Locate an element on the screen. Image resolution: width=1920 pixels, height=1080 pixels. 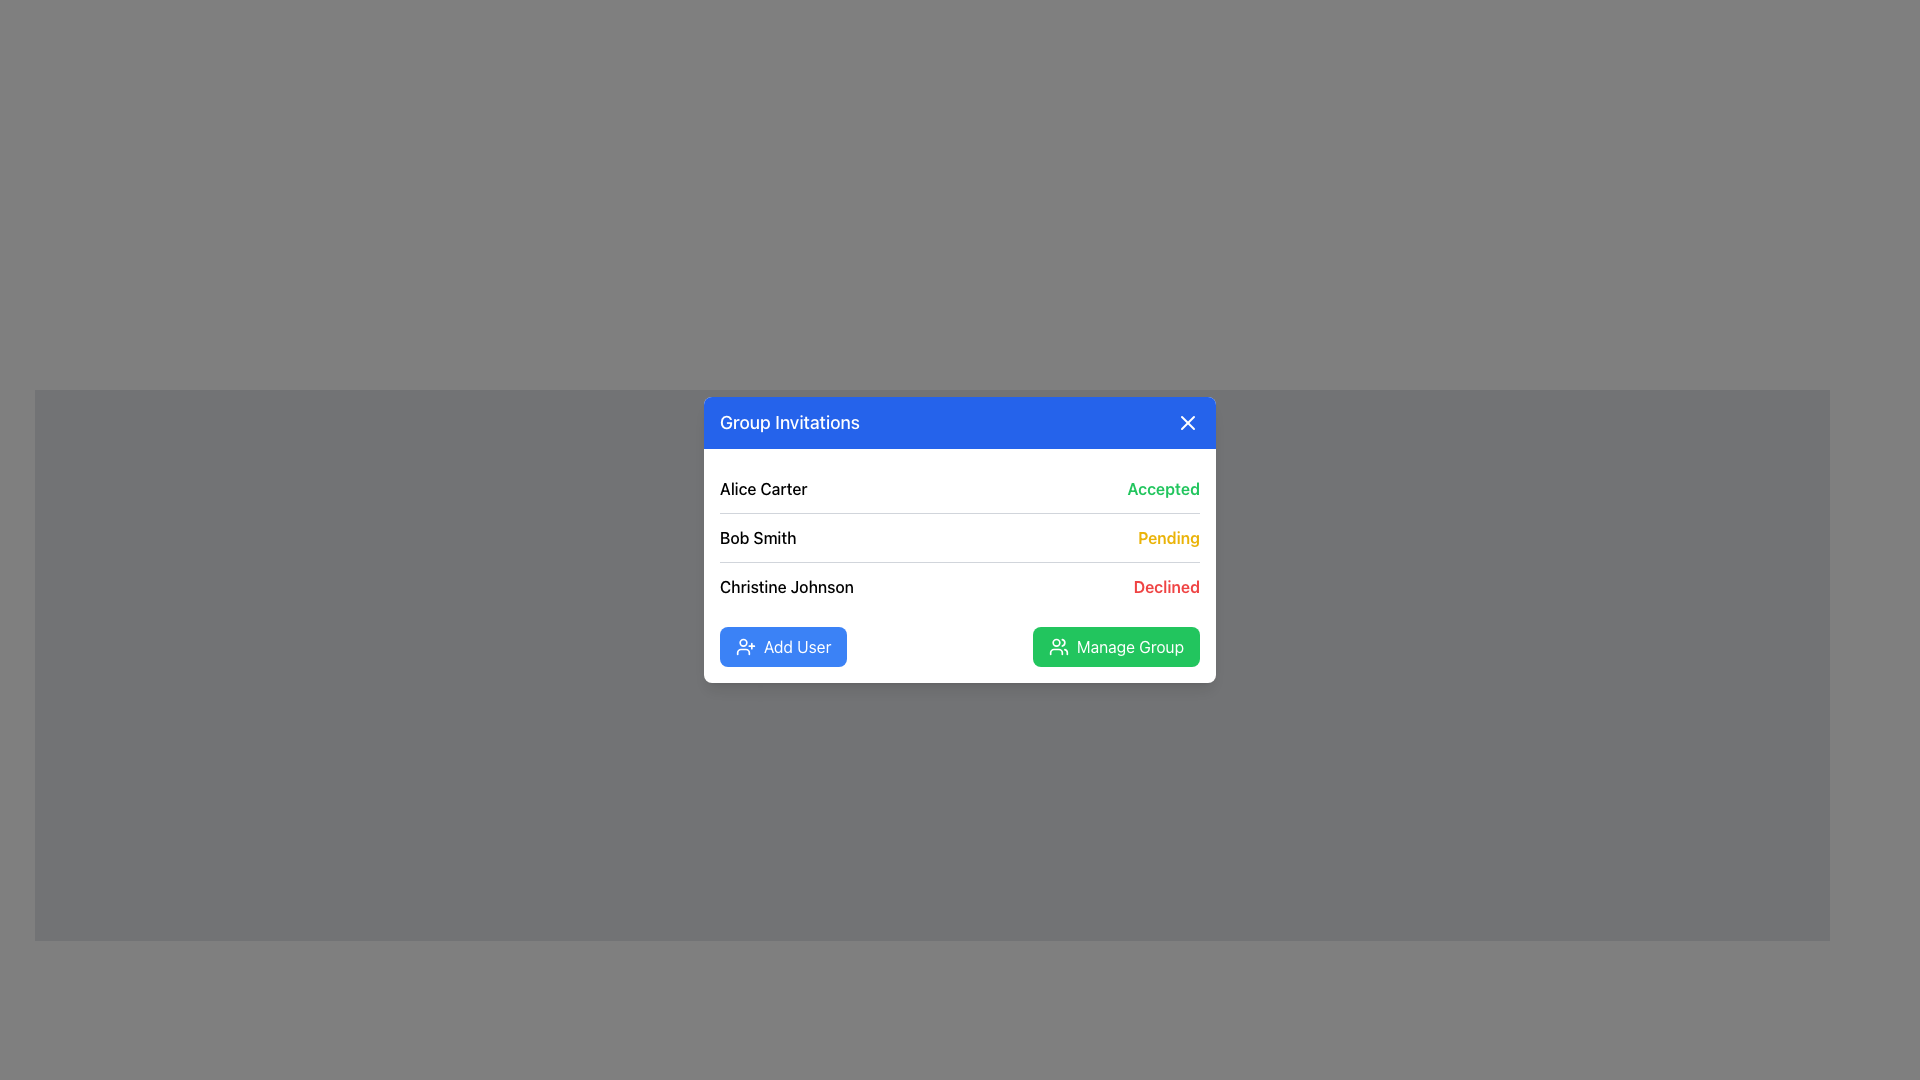
the text label displaying 'Christine Johnson', which is aligned to the left in the last entry of the 'Group Invitations' list, next to the 'Declined' status on the right is located at coordinates (786, 585).